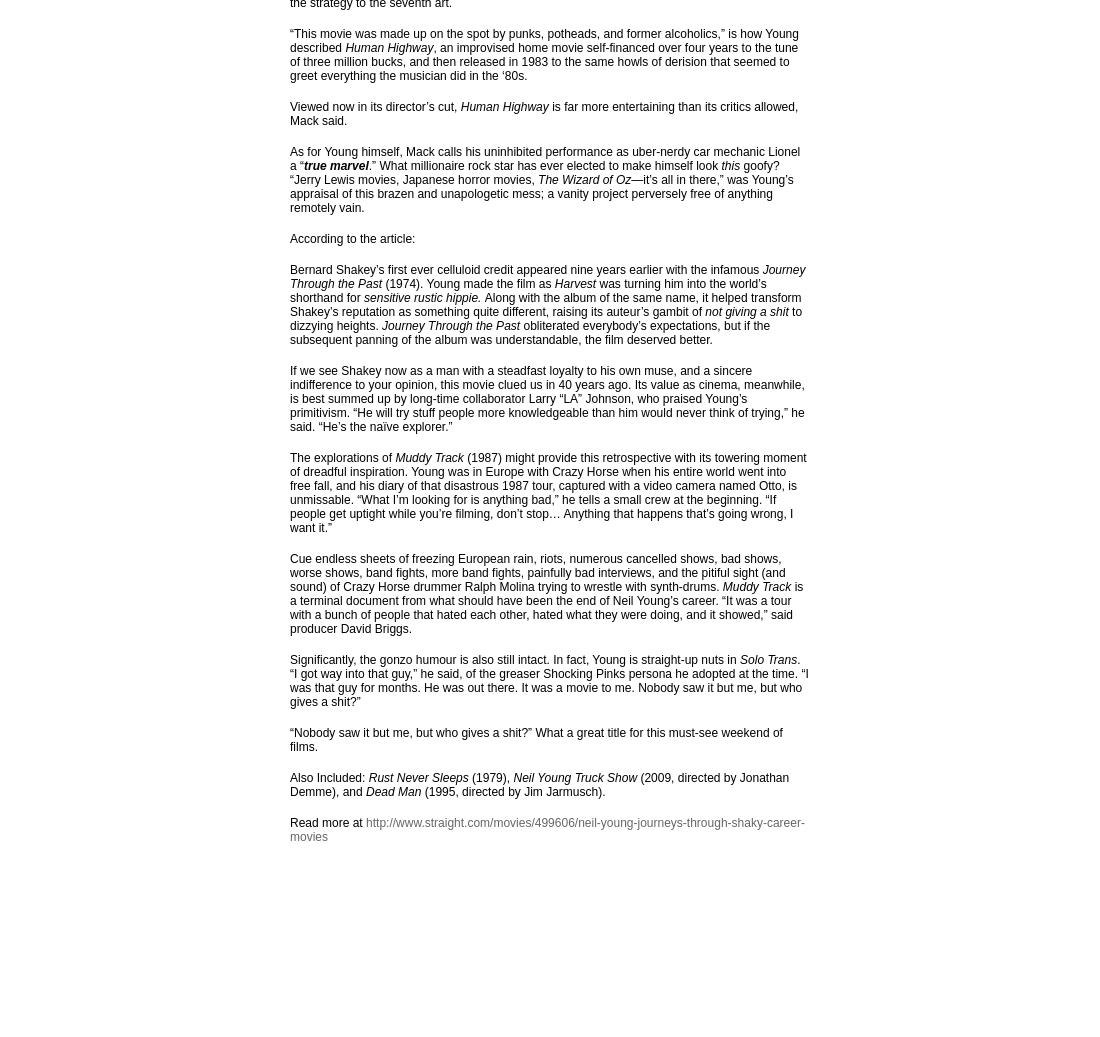  Describe the element at coordinates (539, 783) in the screenshot. I see `'(2009, directed by Jonathan Demme), and'` at that location.